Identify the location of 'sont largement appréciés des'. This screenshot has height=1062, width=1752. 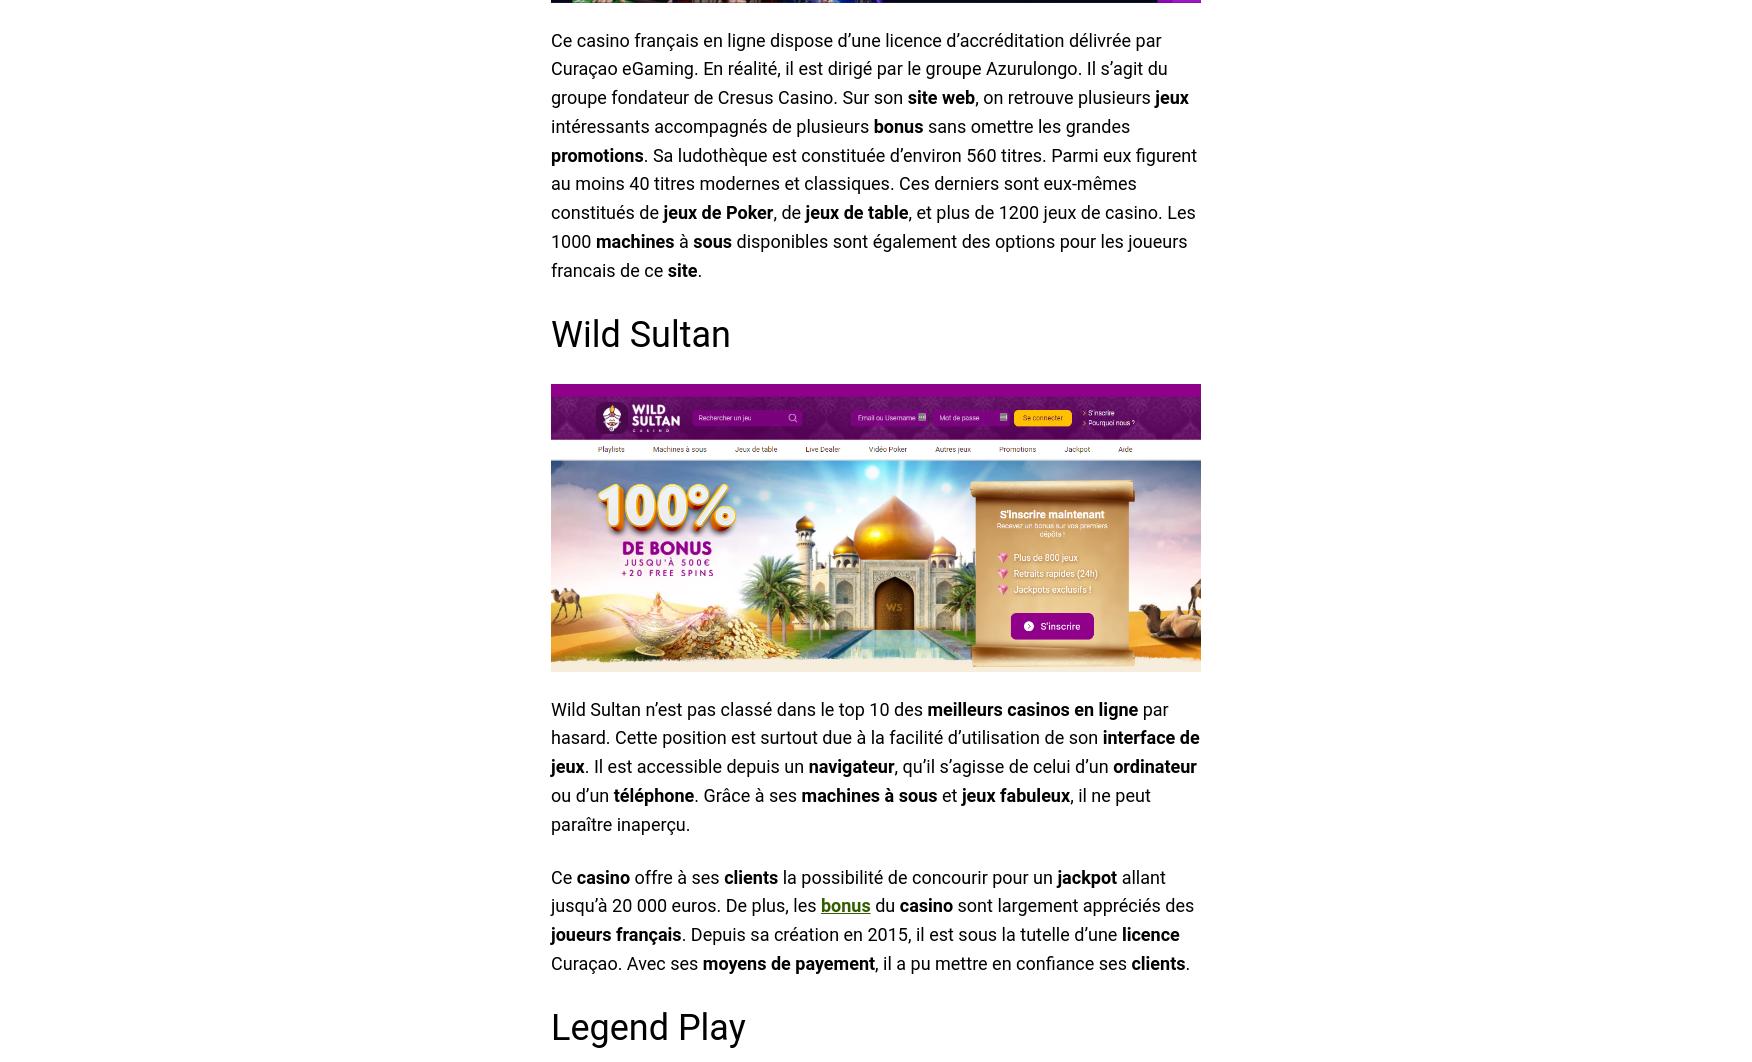
(1073, 904).